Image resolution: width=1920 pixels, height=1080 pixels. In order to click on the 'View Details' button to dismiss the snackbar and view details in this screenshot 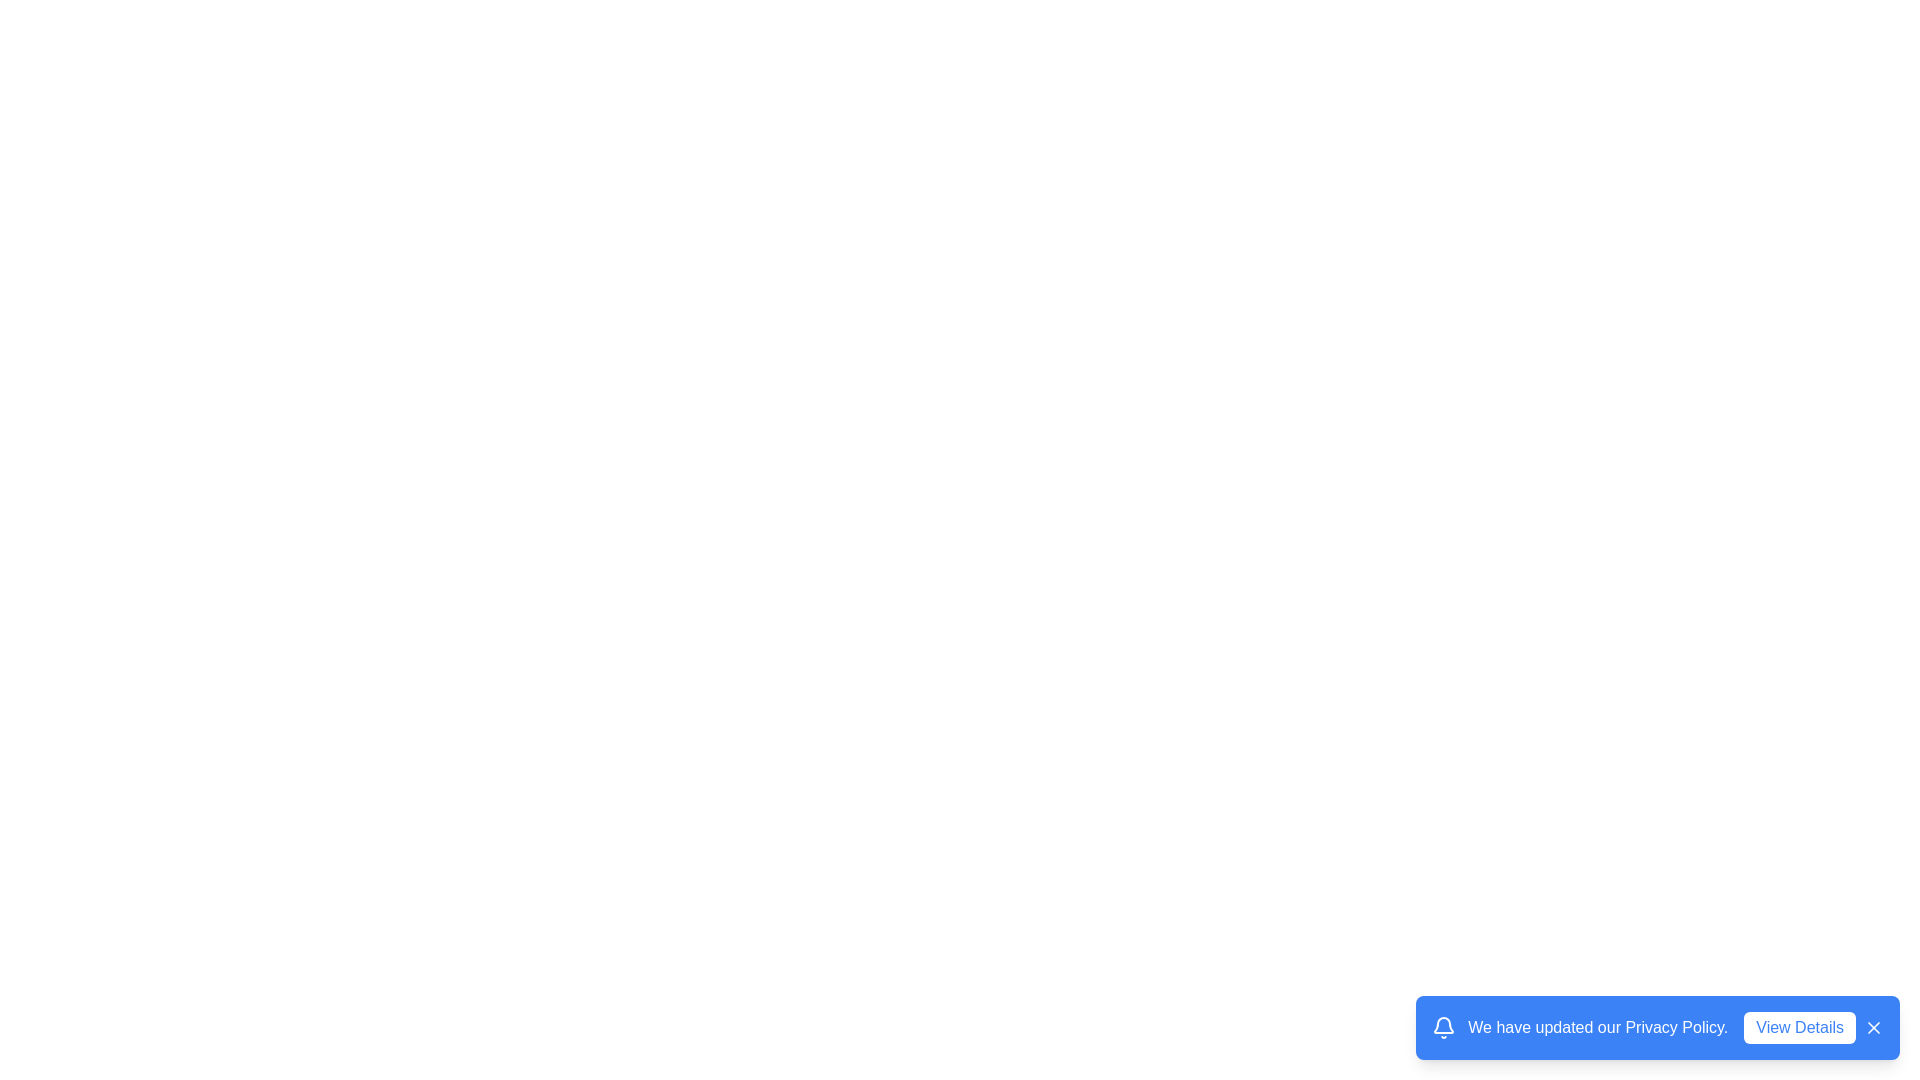, I will do `click(1800, 1028)`.